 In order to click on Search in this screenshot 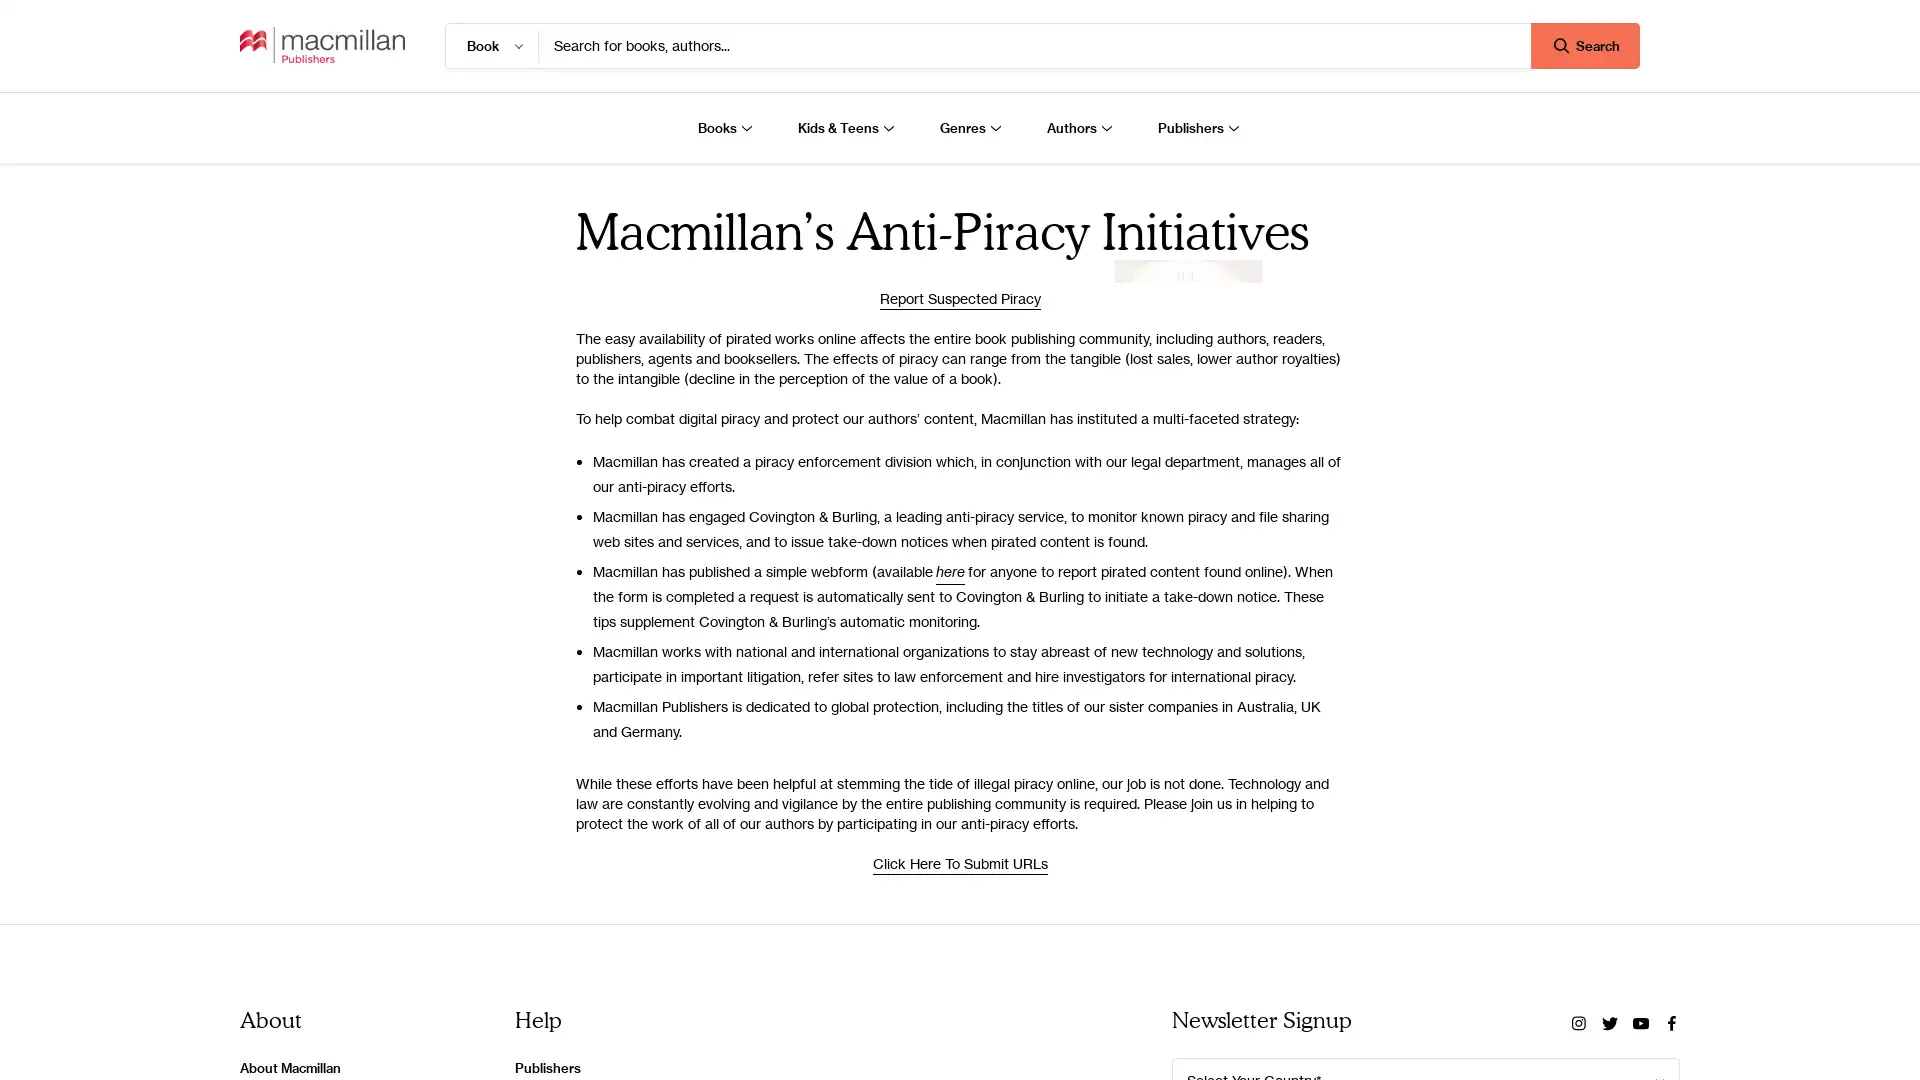, I will do `click(1584, 45)`.